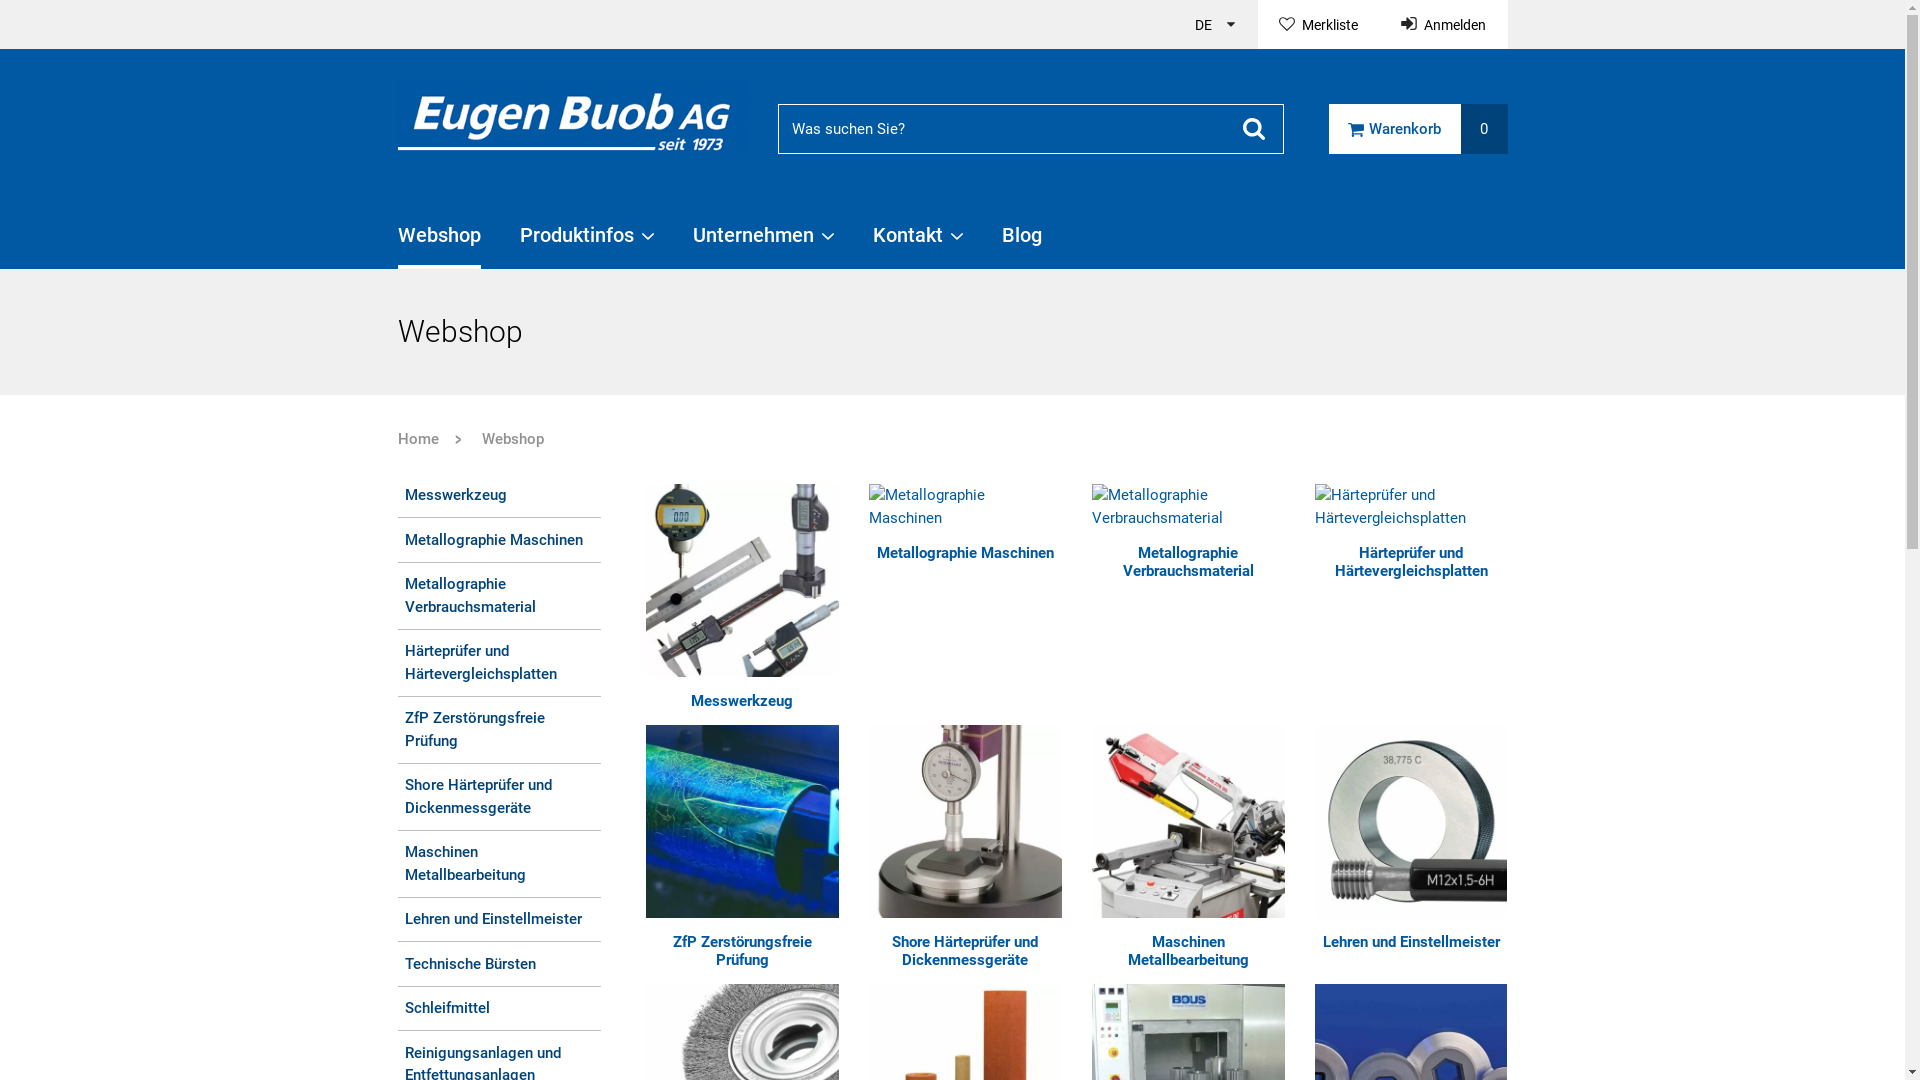 The height and width of the screenshot is (1080, 1920). Describe the element at coordinates (585, 242) in the screenshot. I see `'Produktinfos'` at that location.